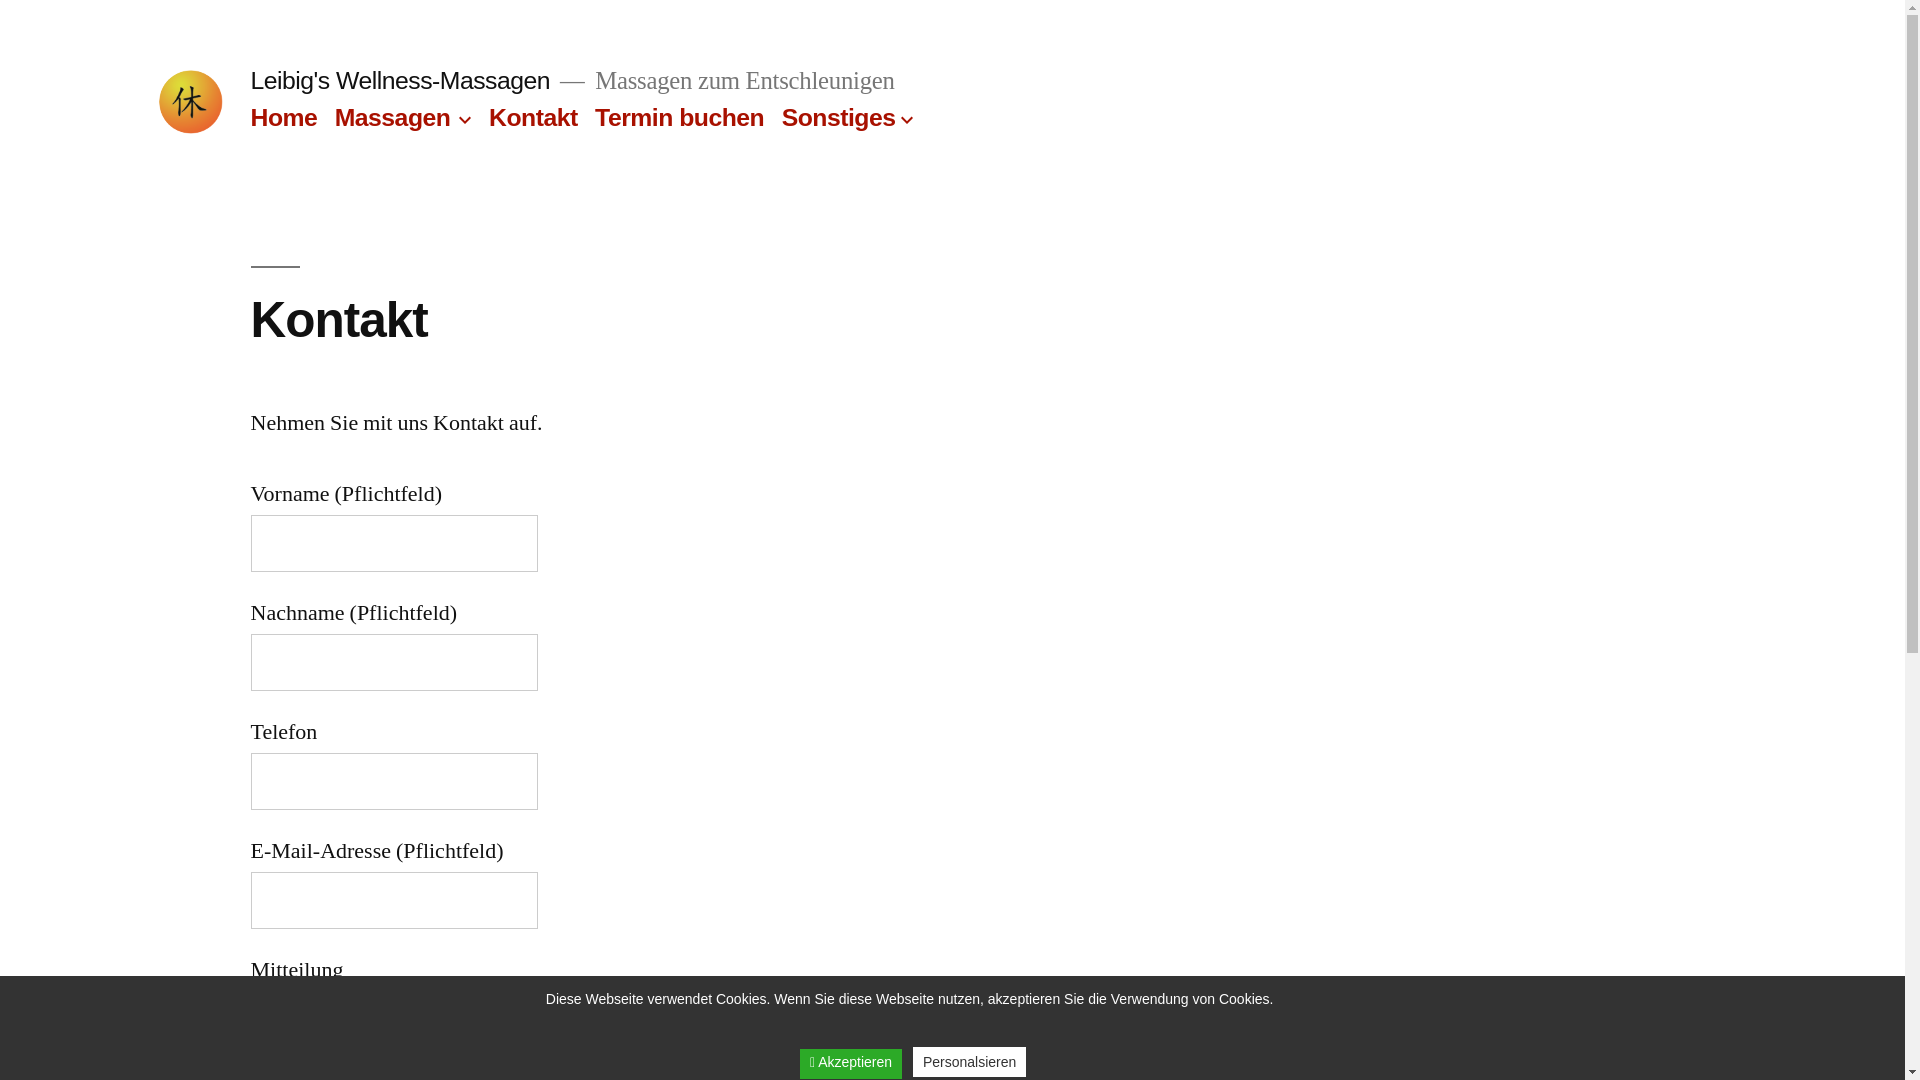 The width and height of the screenshot is (1920, 1080). What do you see at coordinates (679, 117) in the screenshot?
I see `'Termin buchen'` at bounding box center [679, 117].